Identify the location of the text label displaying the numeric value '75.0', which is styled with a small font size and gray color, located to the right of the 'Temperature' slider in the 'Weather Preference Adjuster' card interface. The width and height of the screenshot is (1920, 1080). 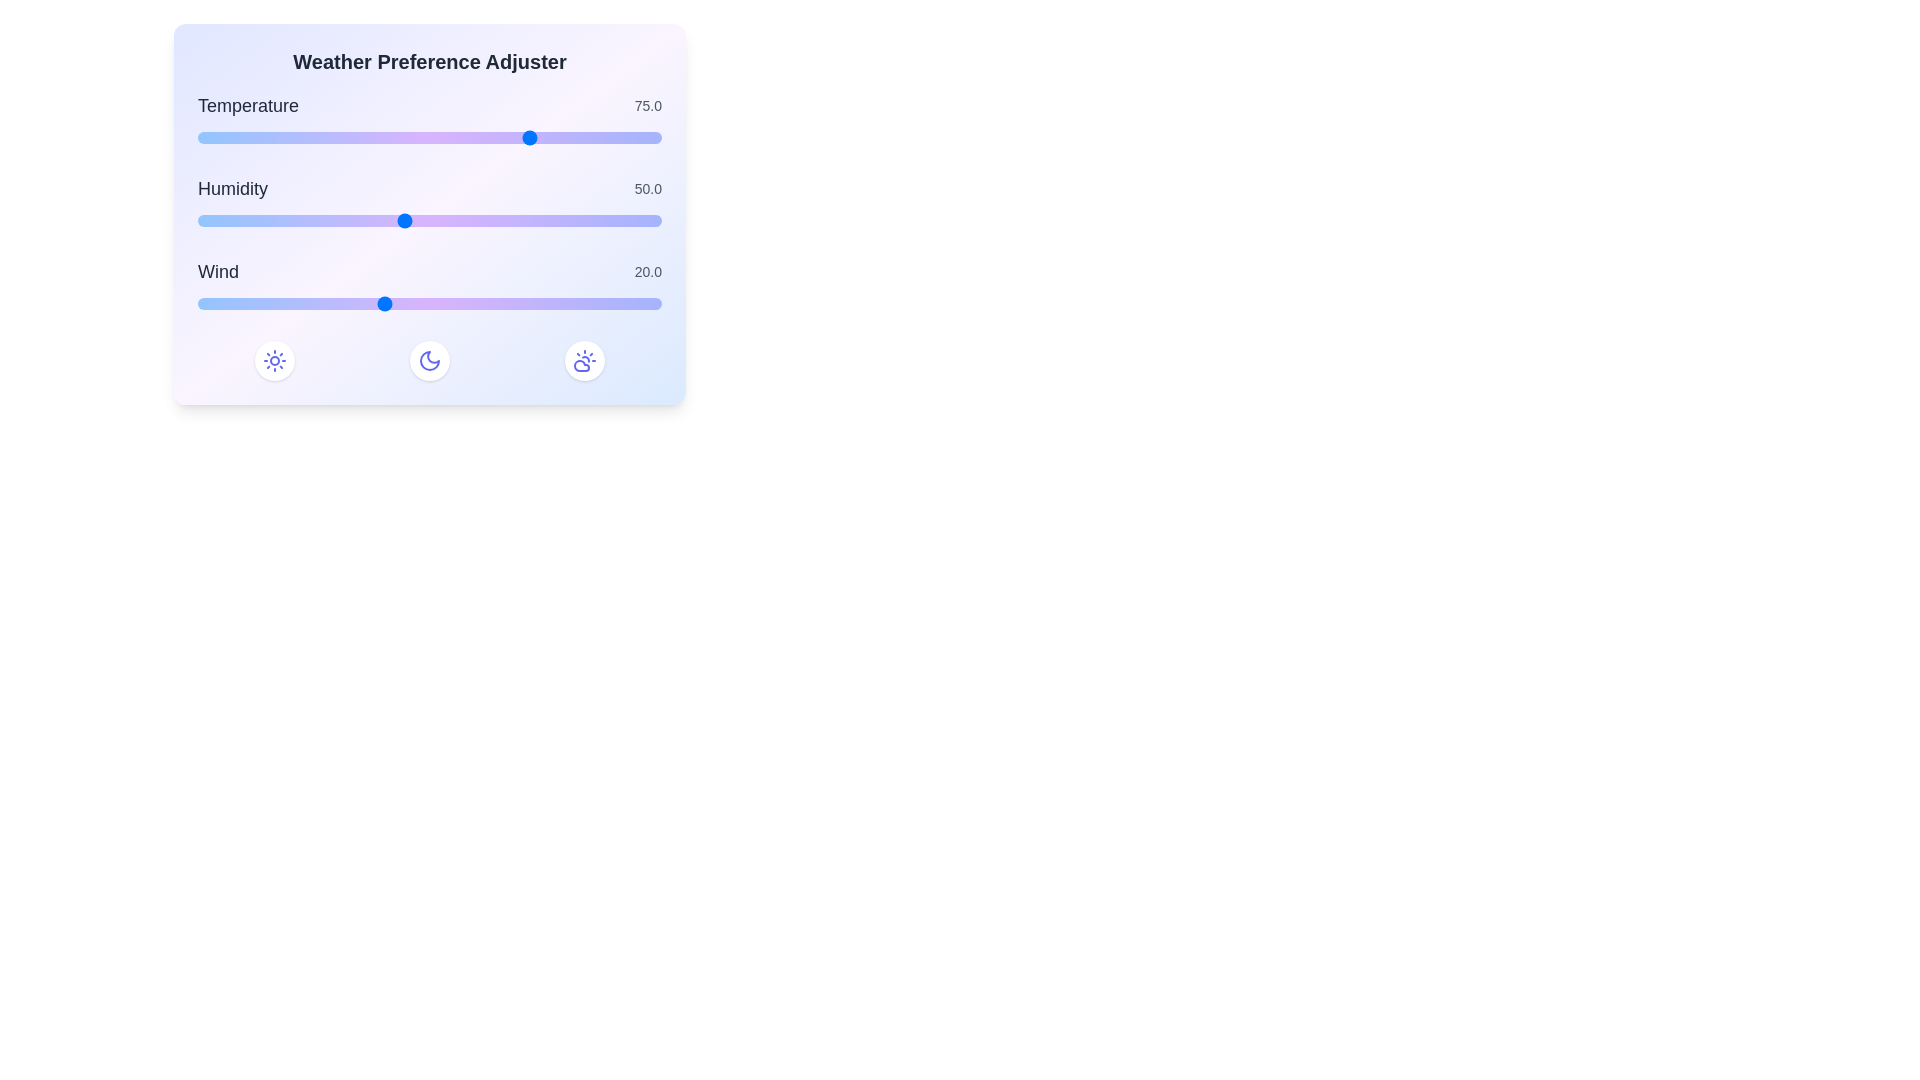
(648, 105).